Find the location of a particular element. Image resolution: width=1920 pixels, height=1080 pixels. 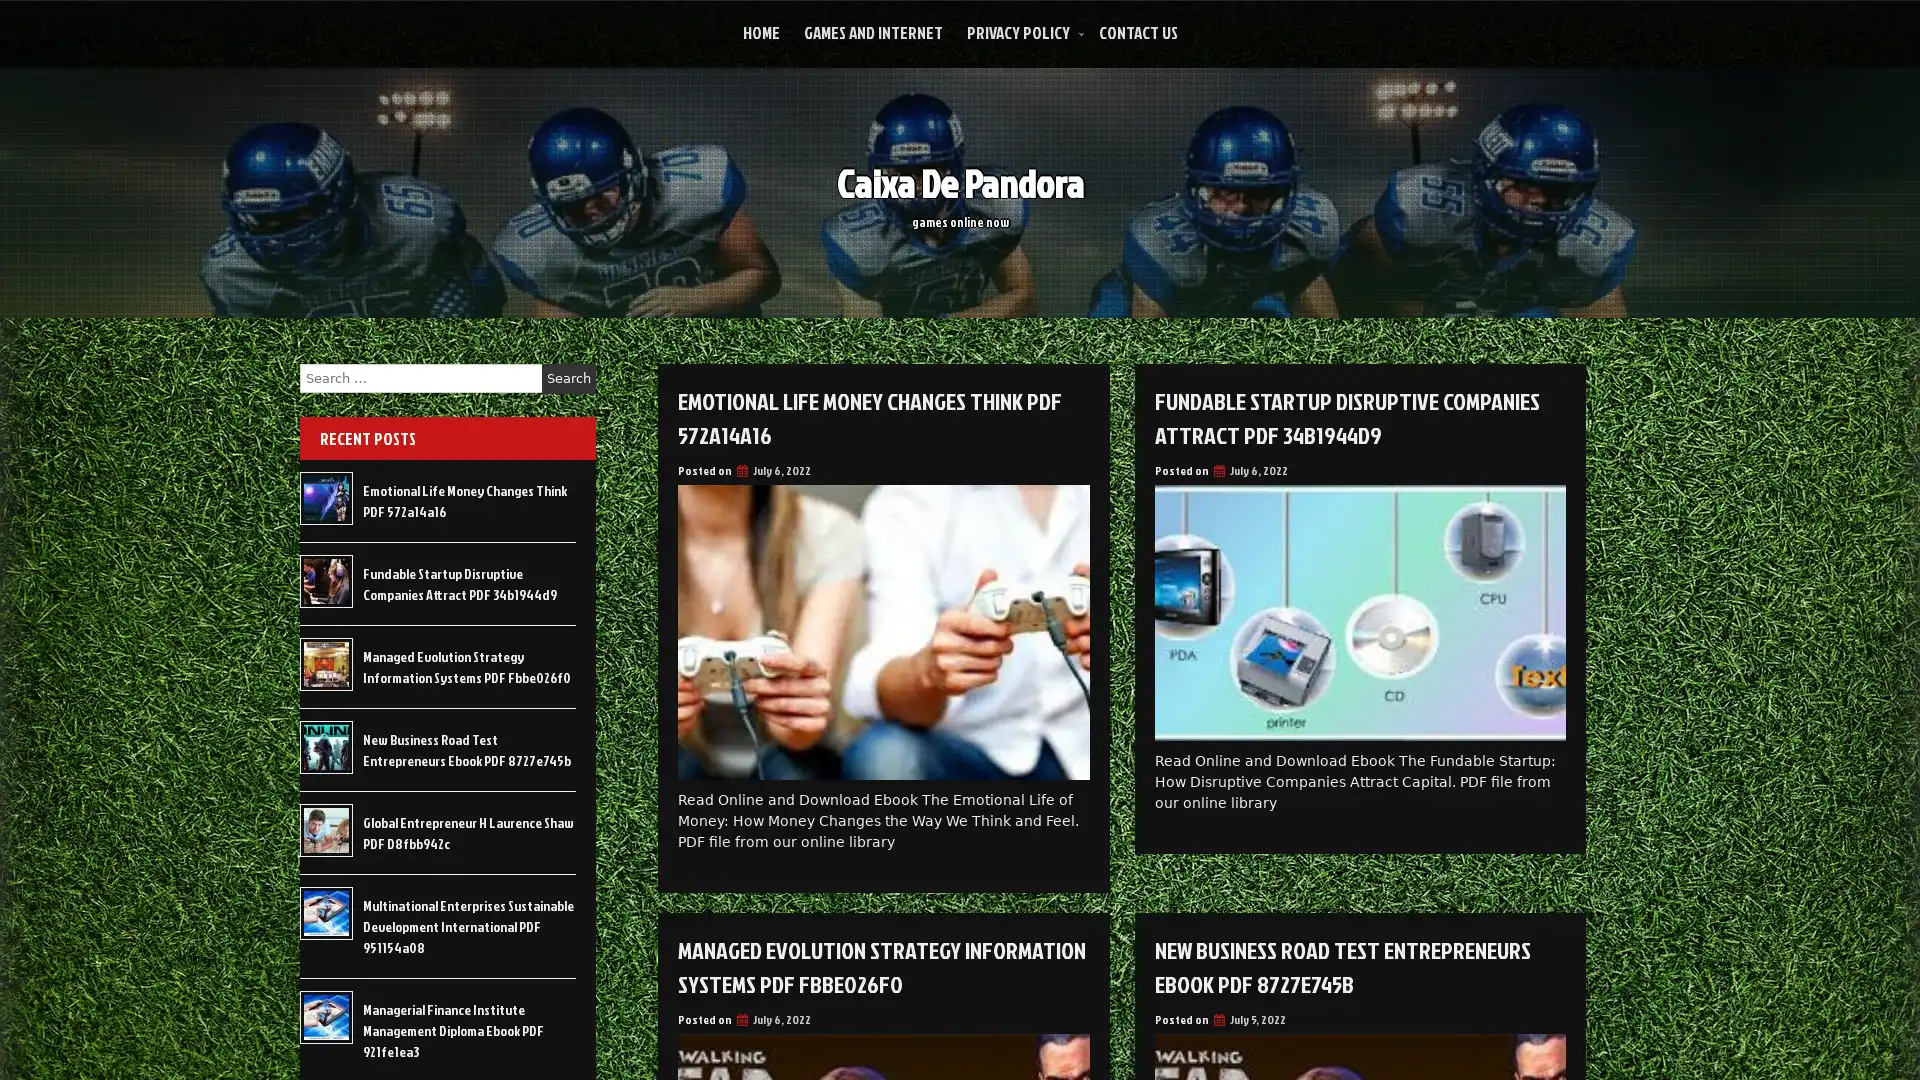

Search is located at coordinates (568, 378).